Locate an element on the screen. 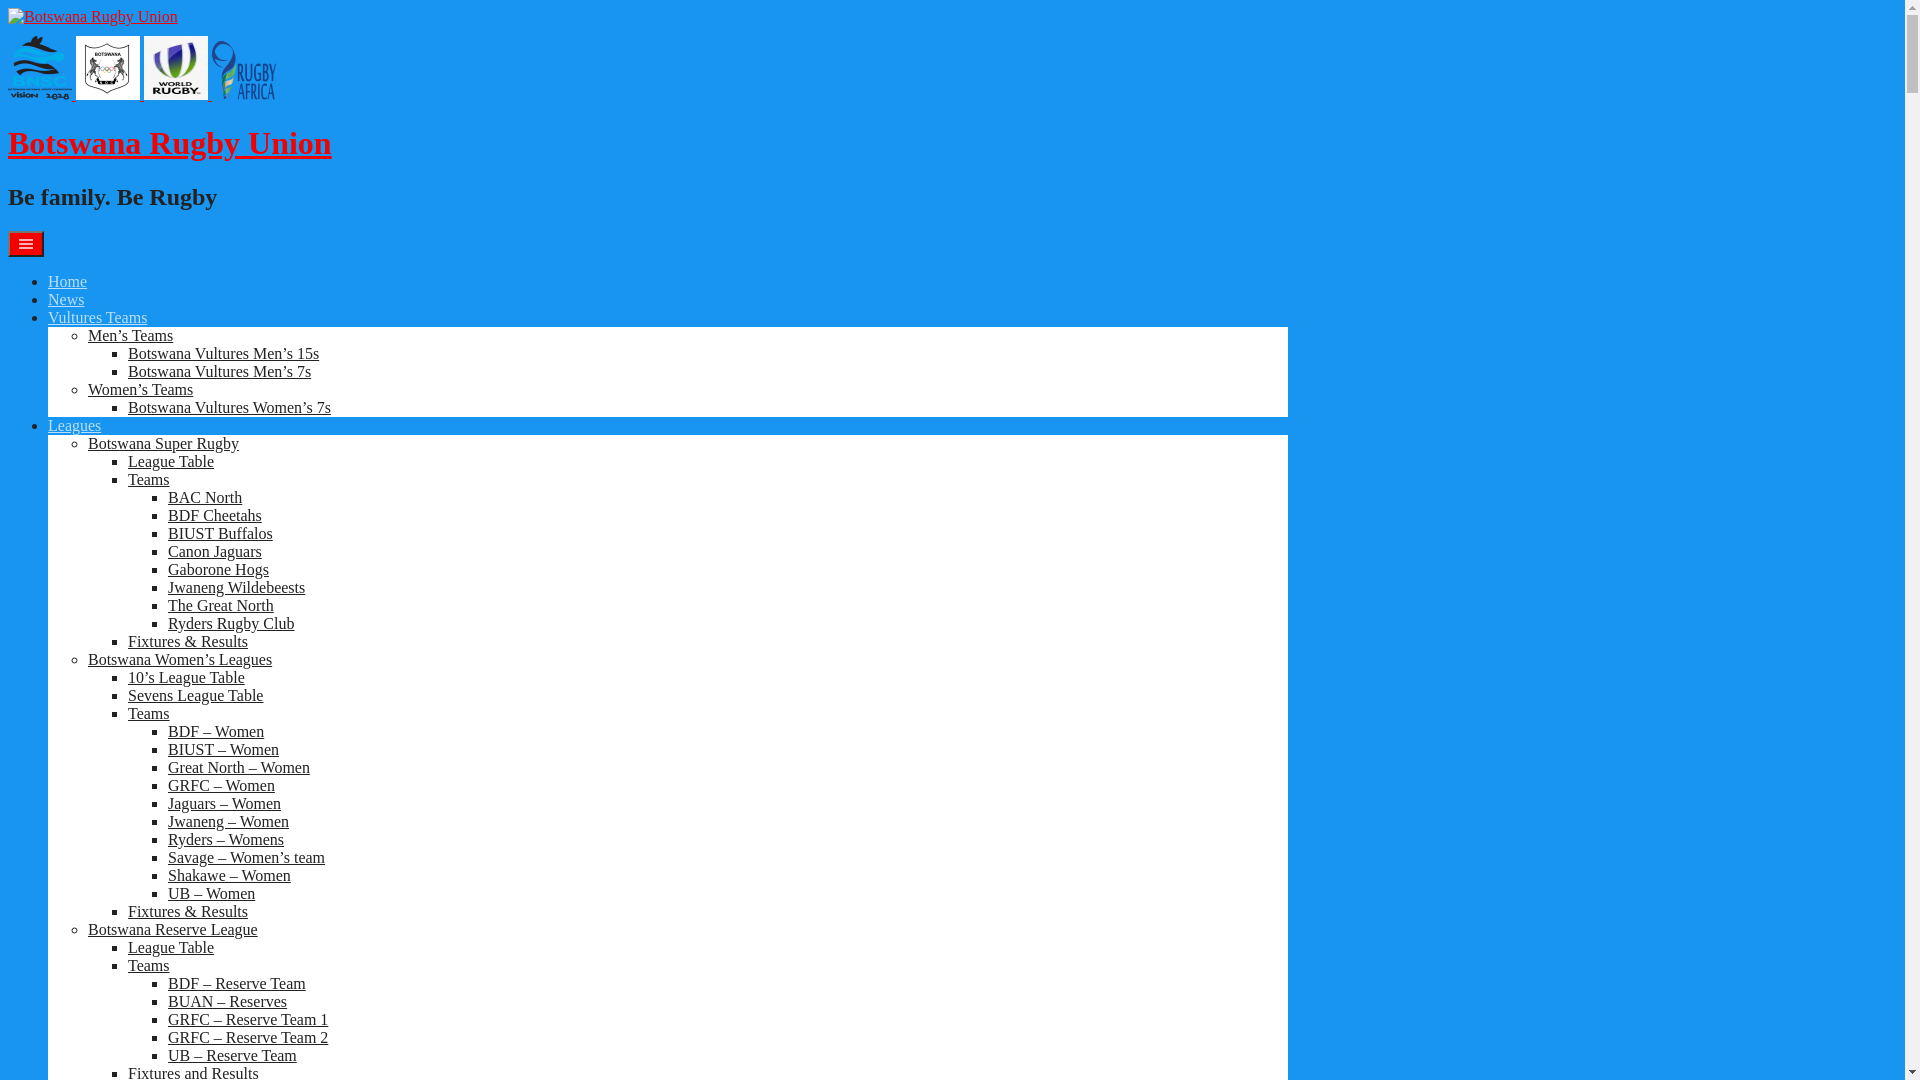 This screenshot has height=1080, width=1920. 'Home' is located at coordinates (67, 281).